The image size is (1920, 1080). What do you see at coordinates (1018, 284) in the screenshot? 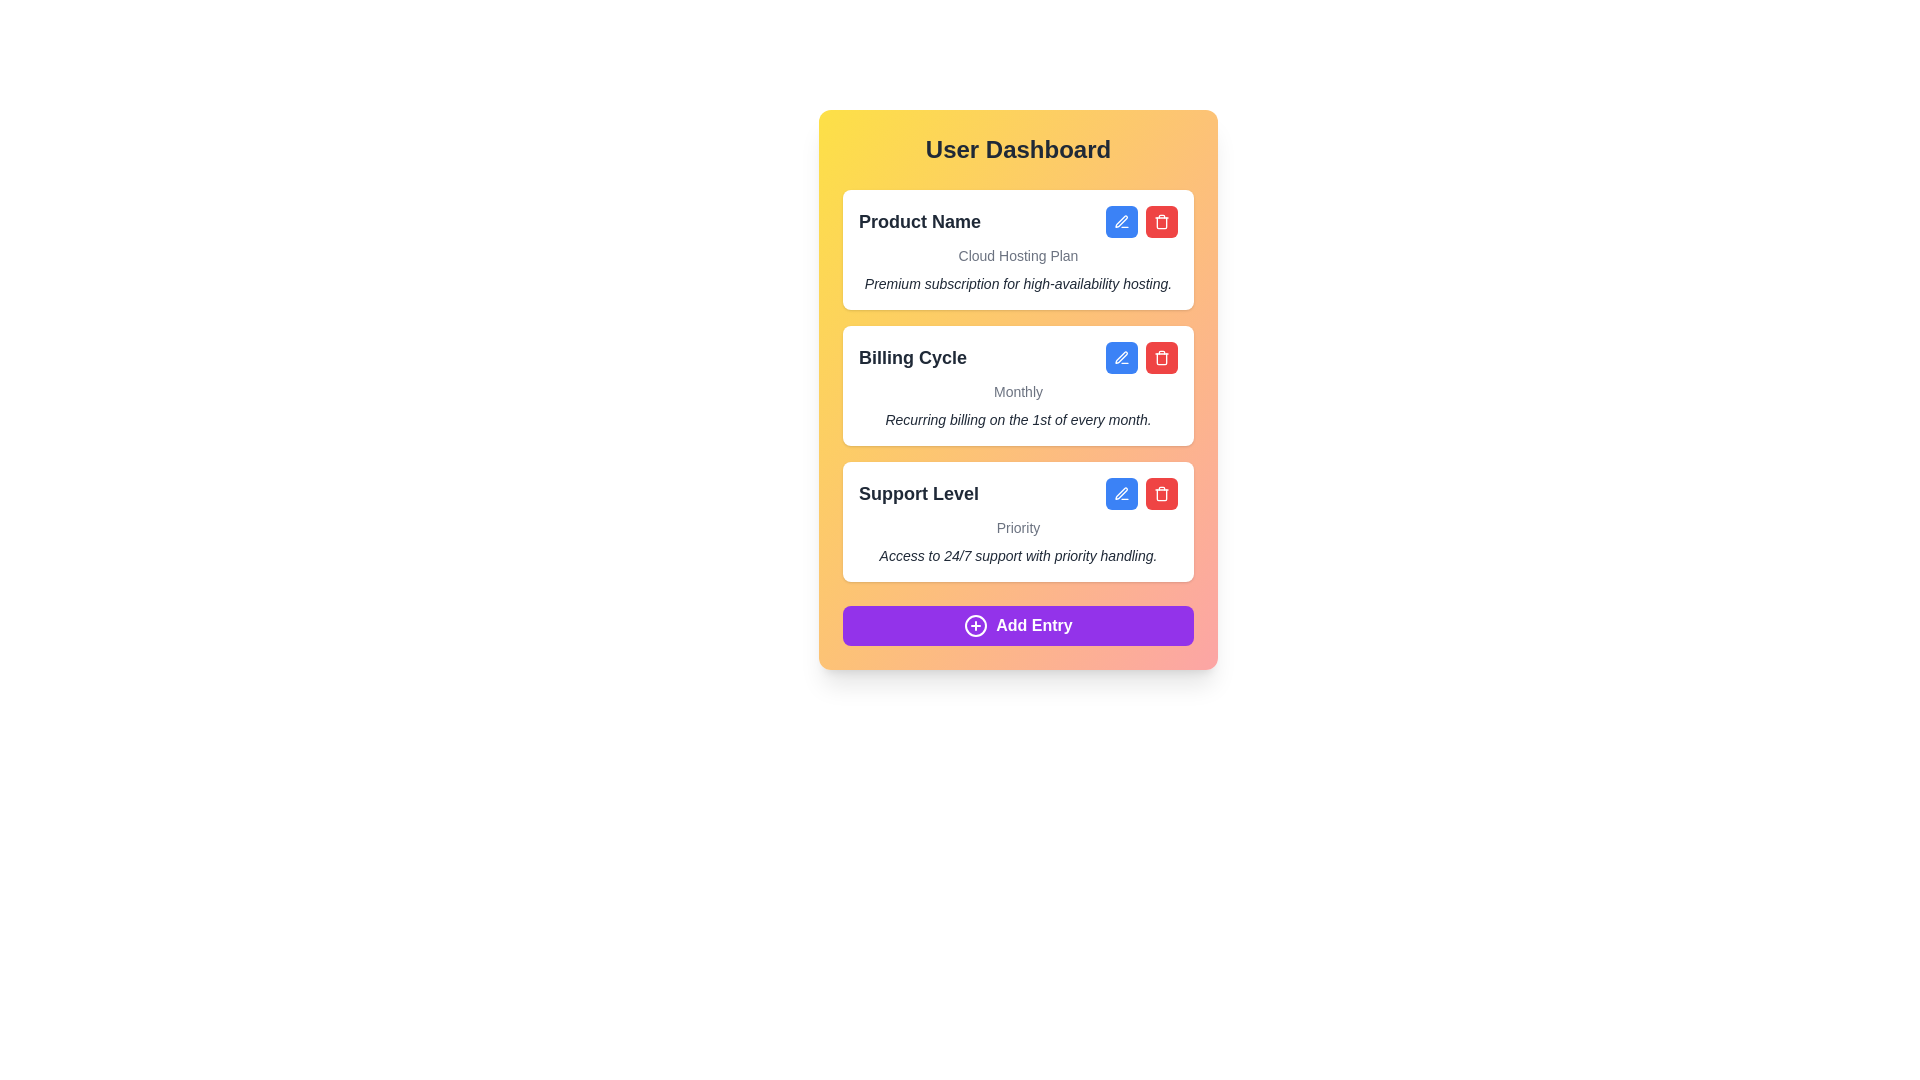
I see `the Static Text element that provides descriptive information about the associated subscription plan, which is positioned below the 'Cloud Hosting Plan' element` at bounding box center [1018, 284].